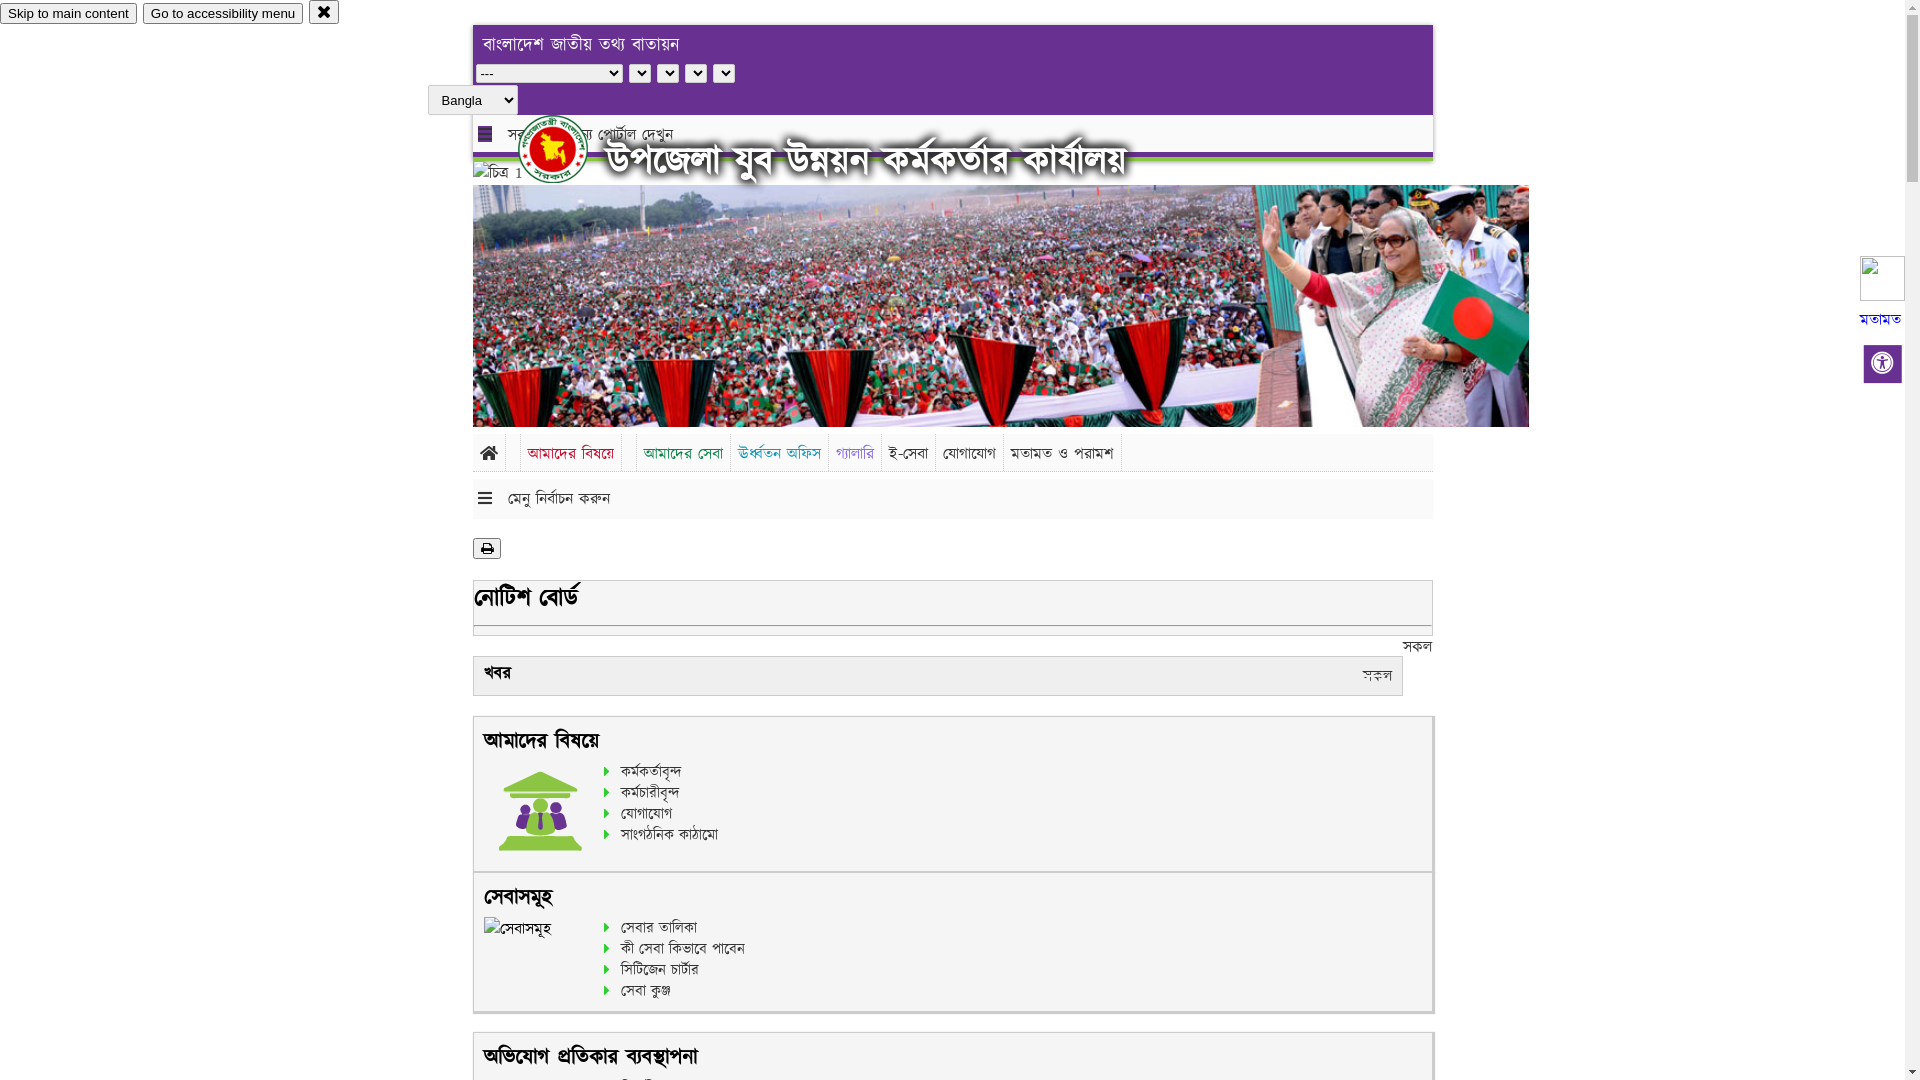  Describe the element at coordinates (569, 148) in the screenshot. I see `'` at that location.